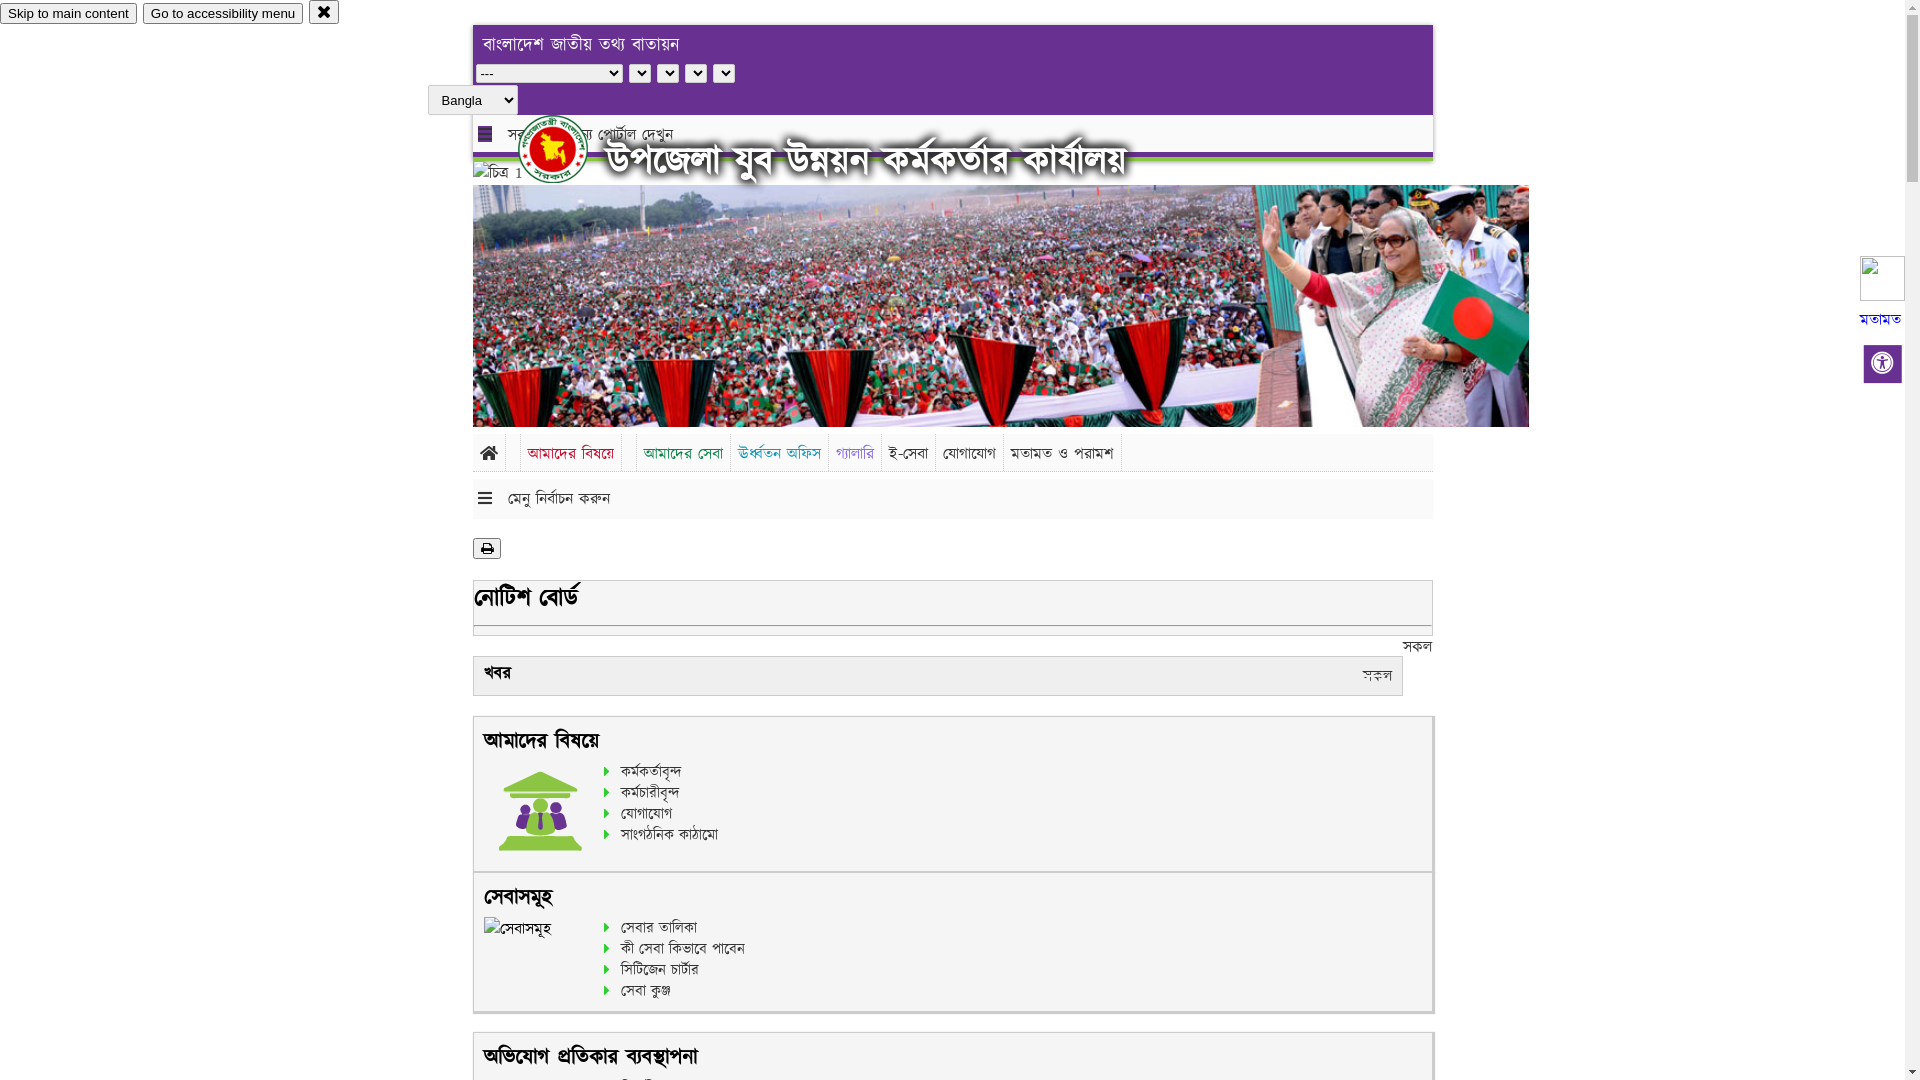  Describe the element at coordinates (569, 148) in the screenshot. I see `'` at that location.